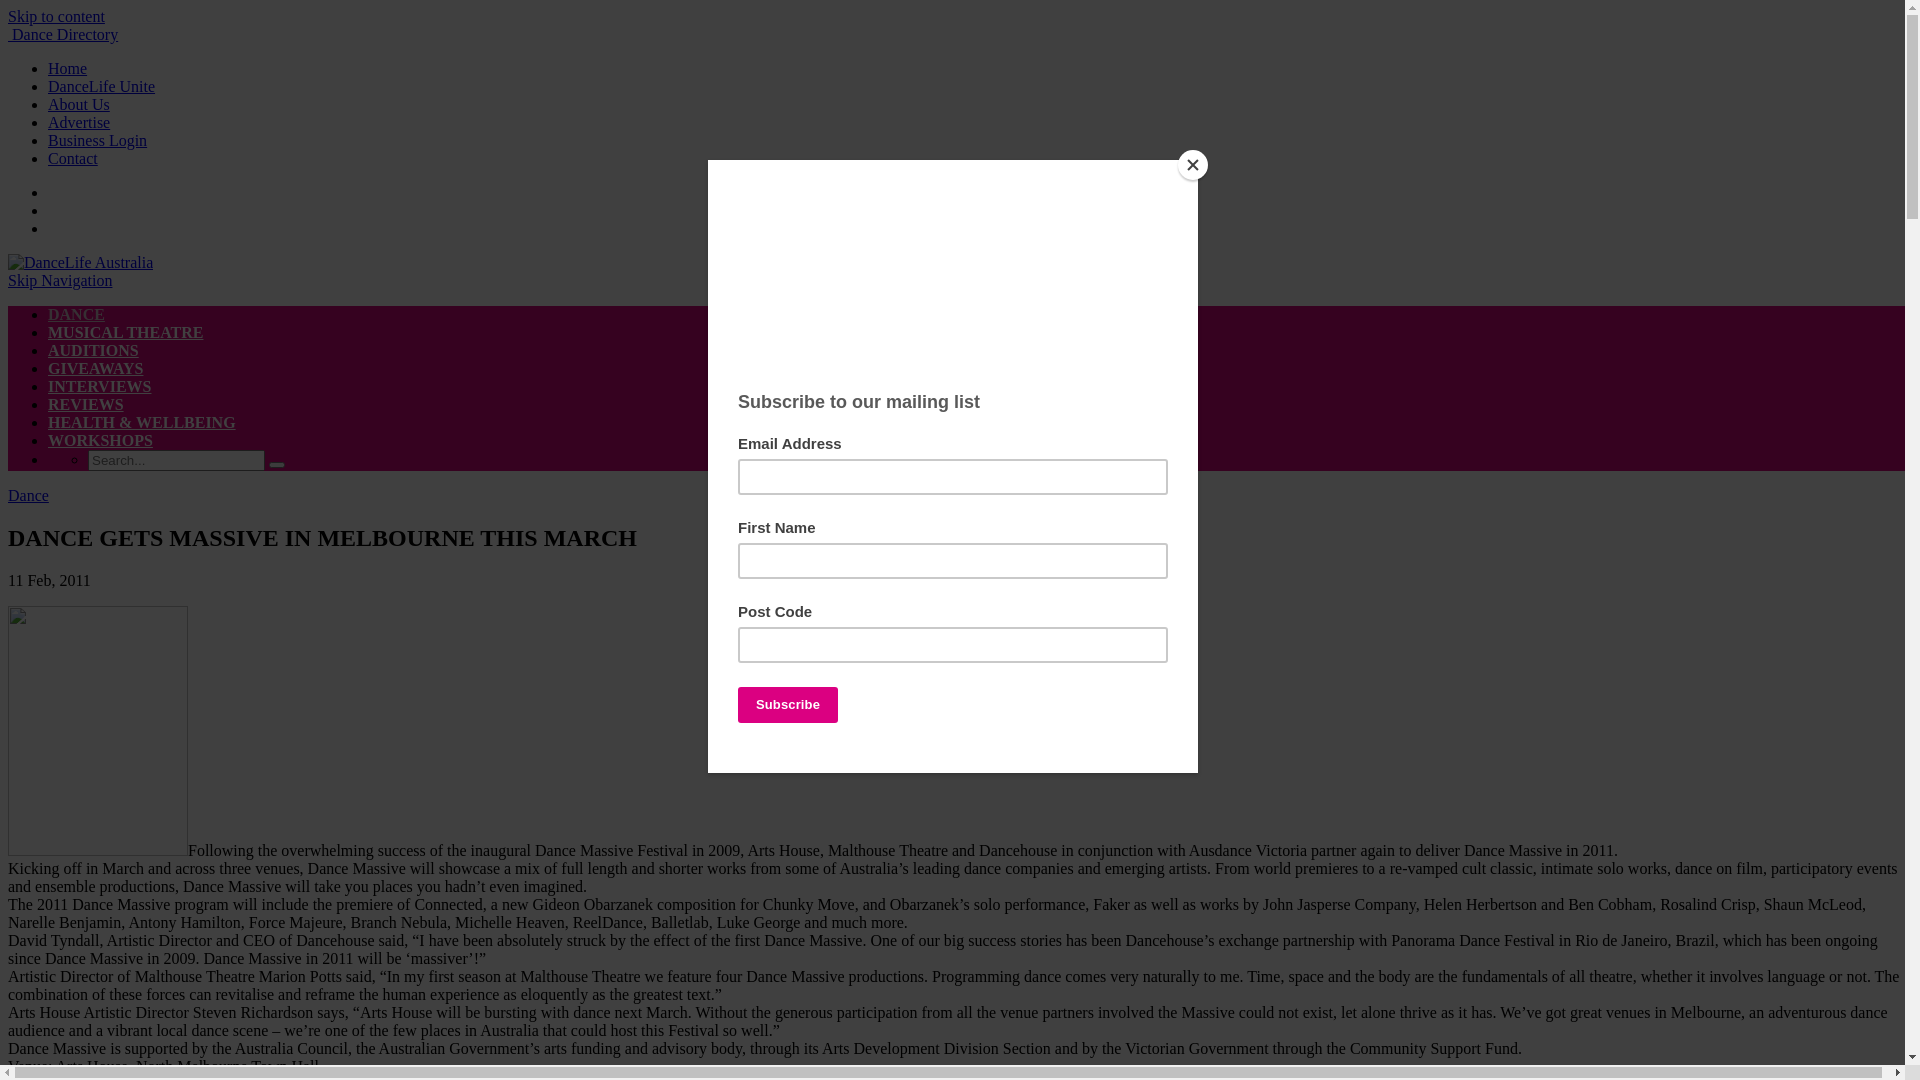  What do you see at coordinates (76, 314) in the screenshot?
I see `'DANCE'` at bounding box center [76, 314].